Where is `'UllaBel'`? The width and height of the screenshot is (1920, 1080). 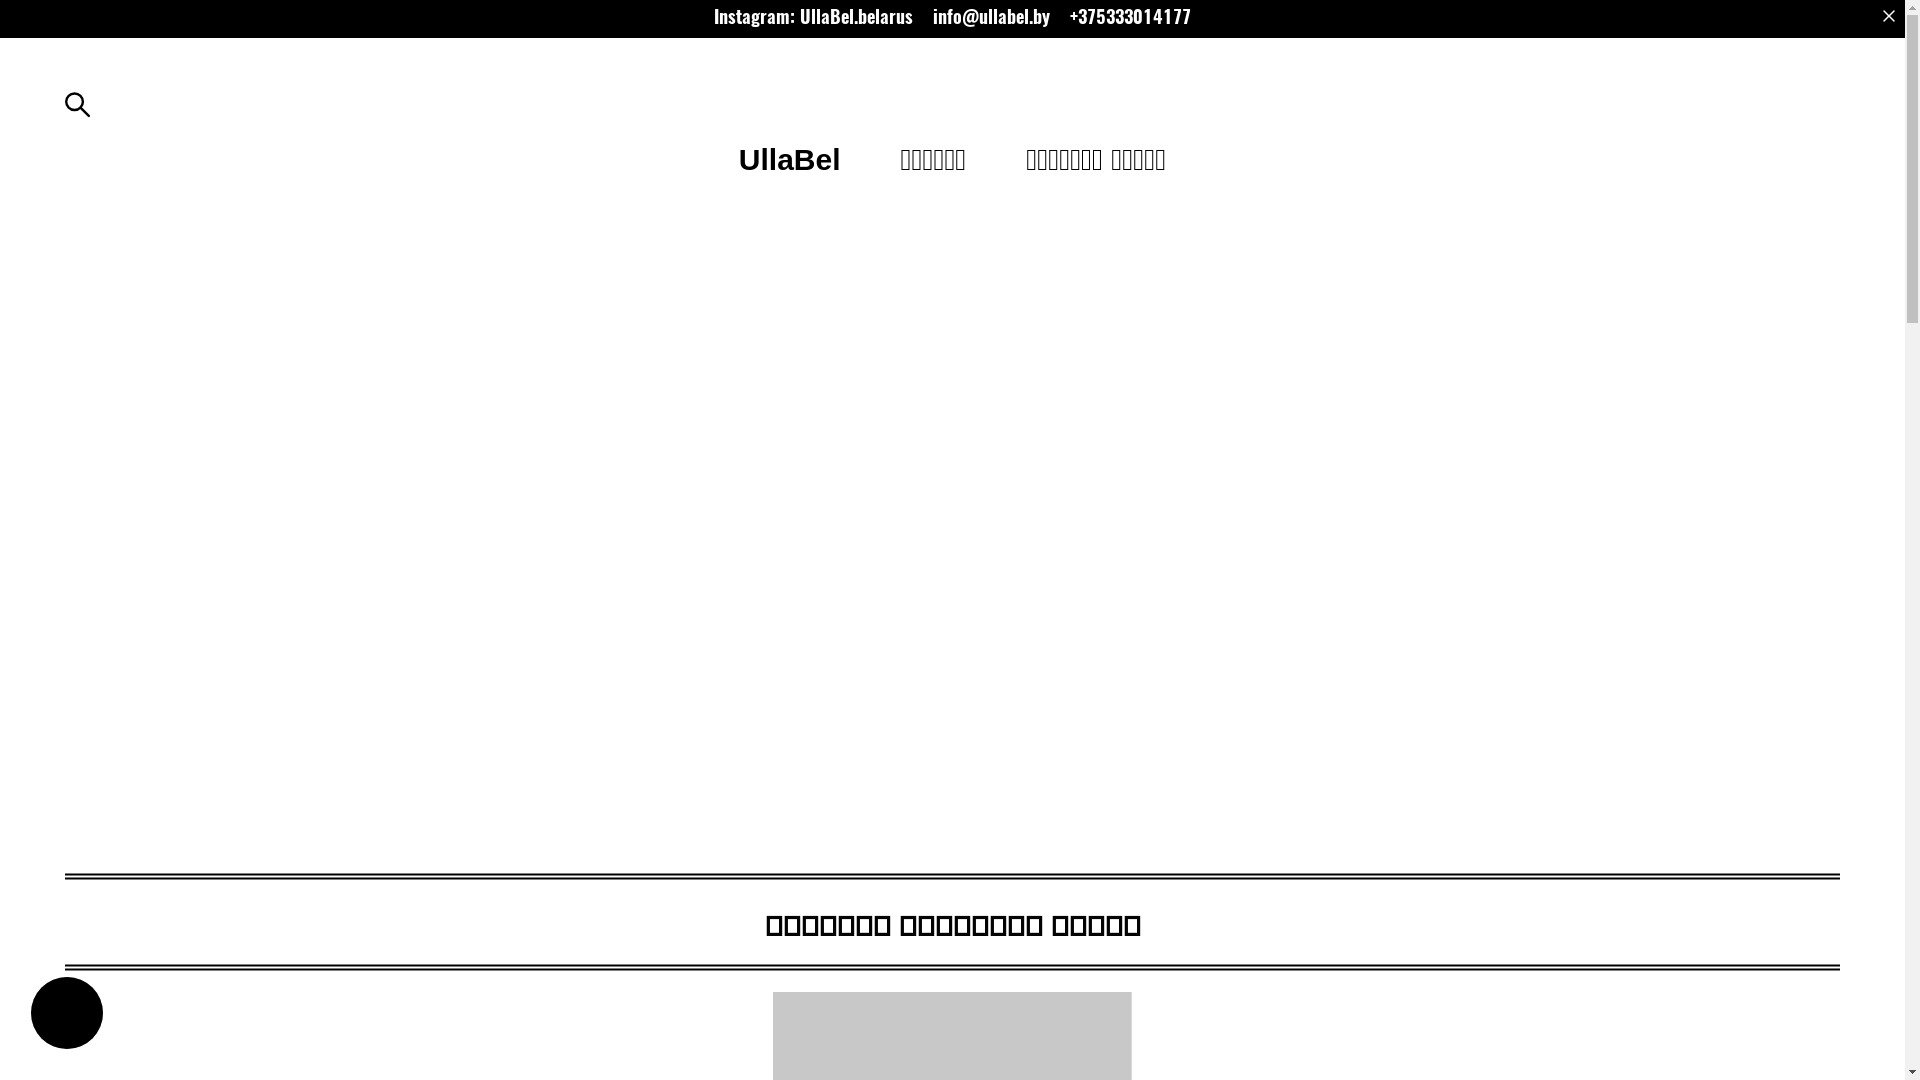 'UllaBel' is located at coordinates (789, 158).